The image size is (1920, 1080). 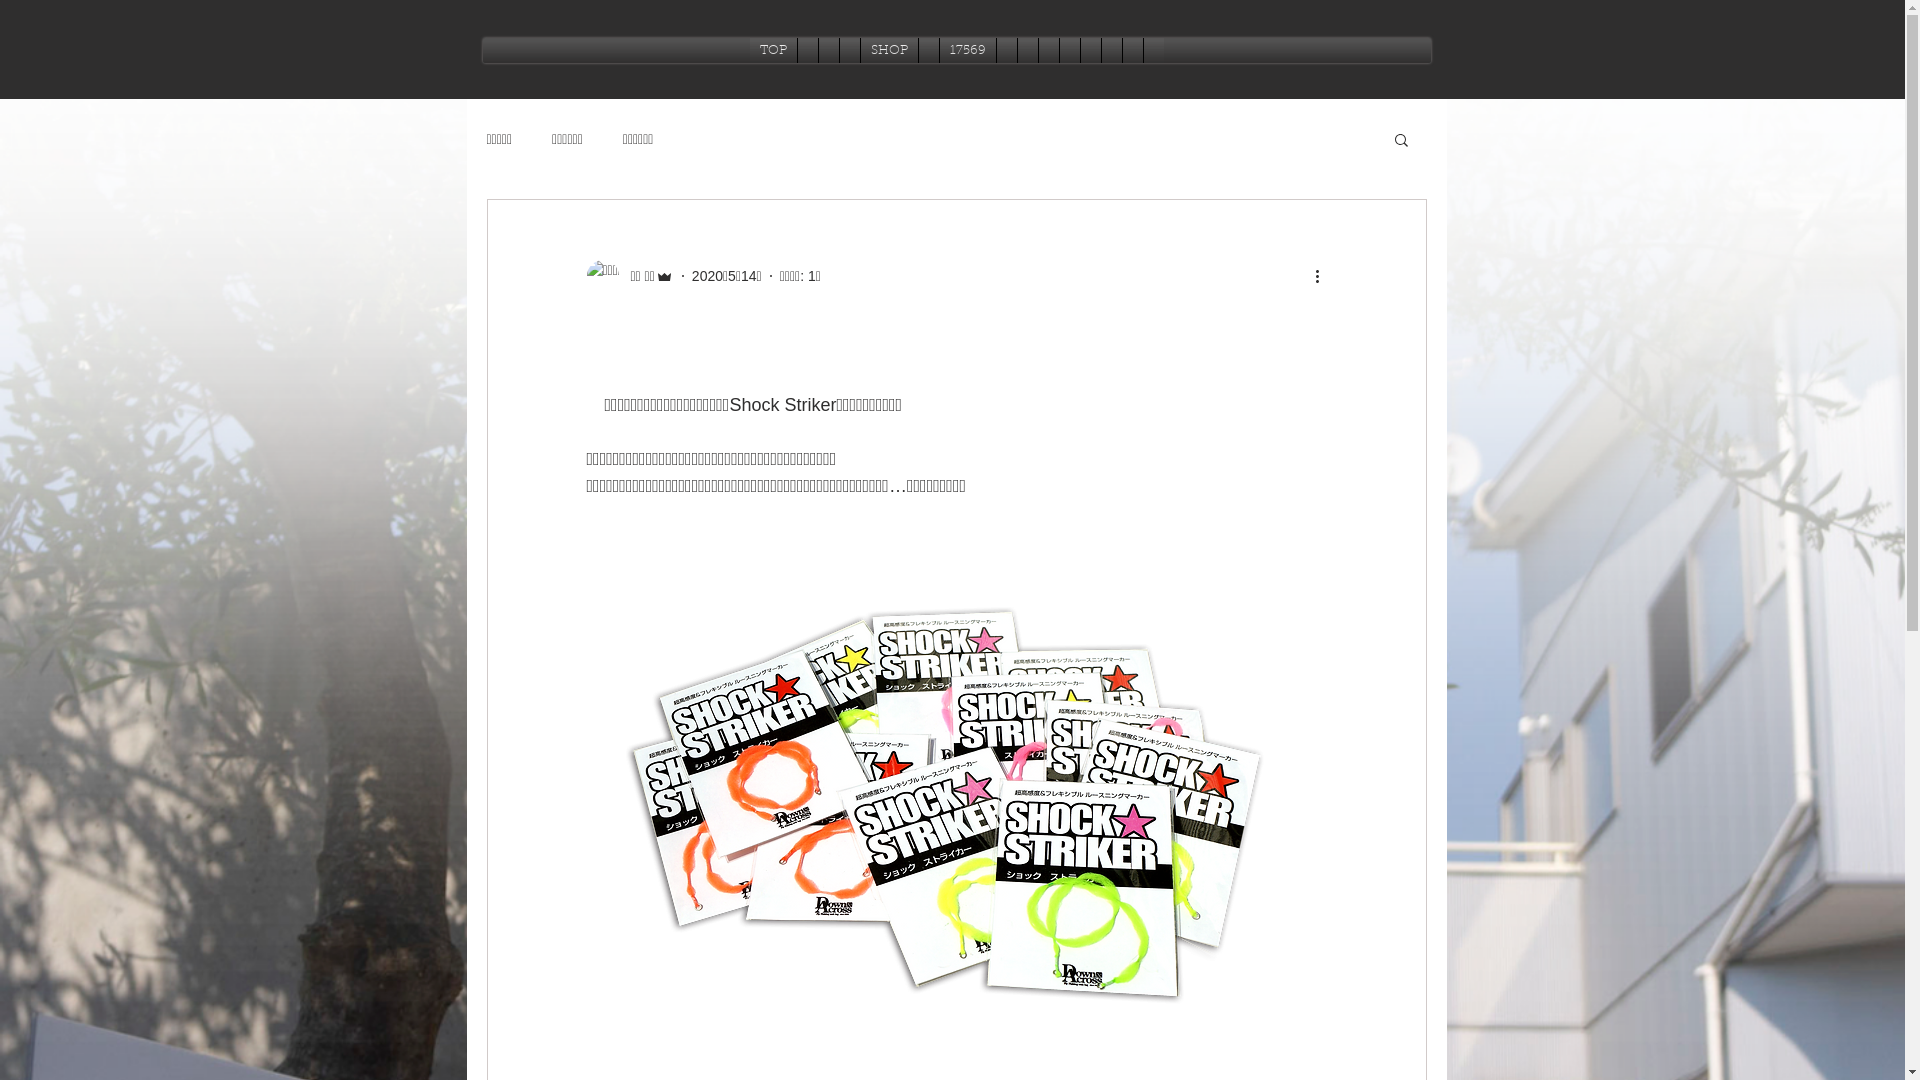 I want to click on 'TOP', so click(x=772, y=49).